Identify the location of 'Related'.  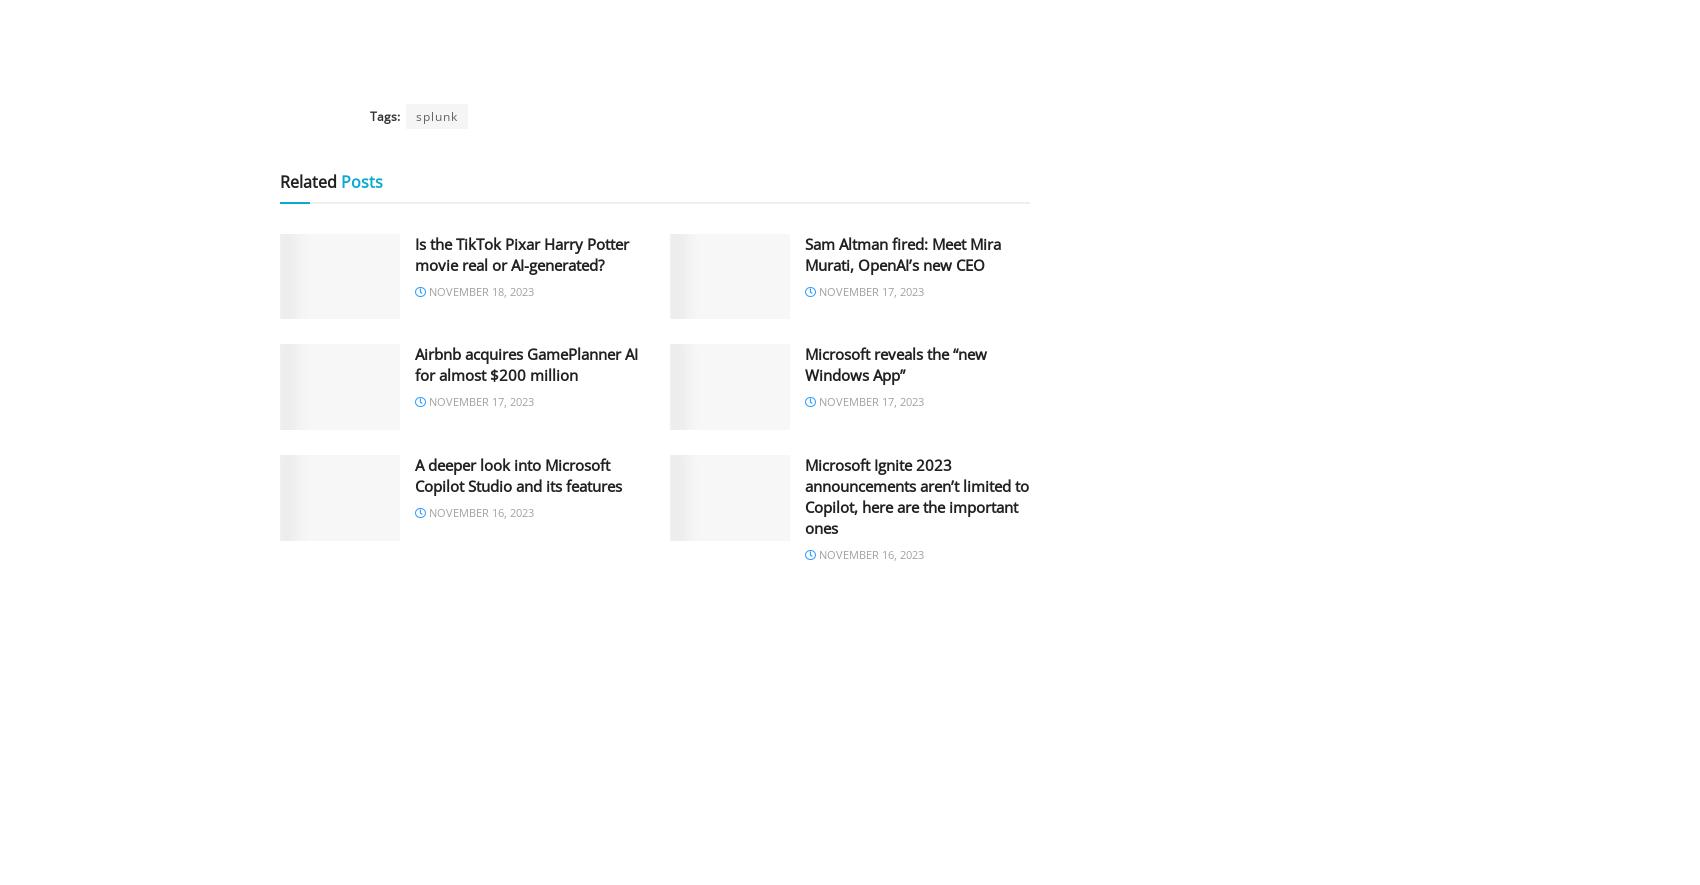
(308, 180).